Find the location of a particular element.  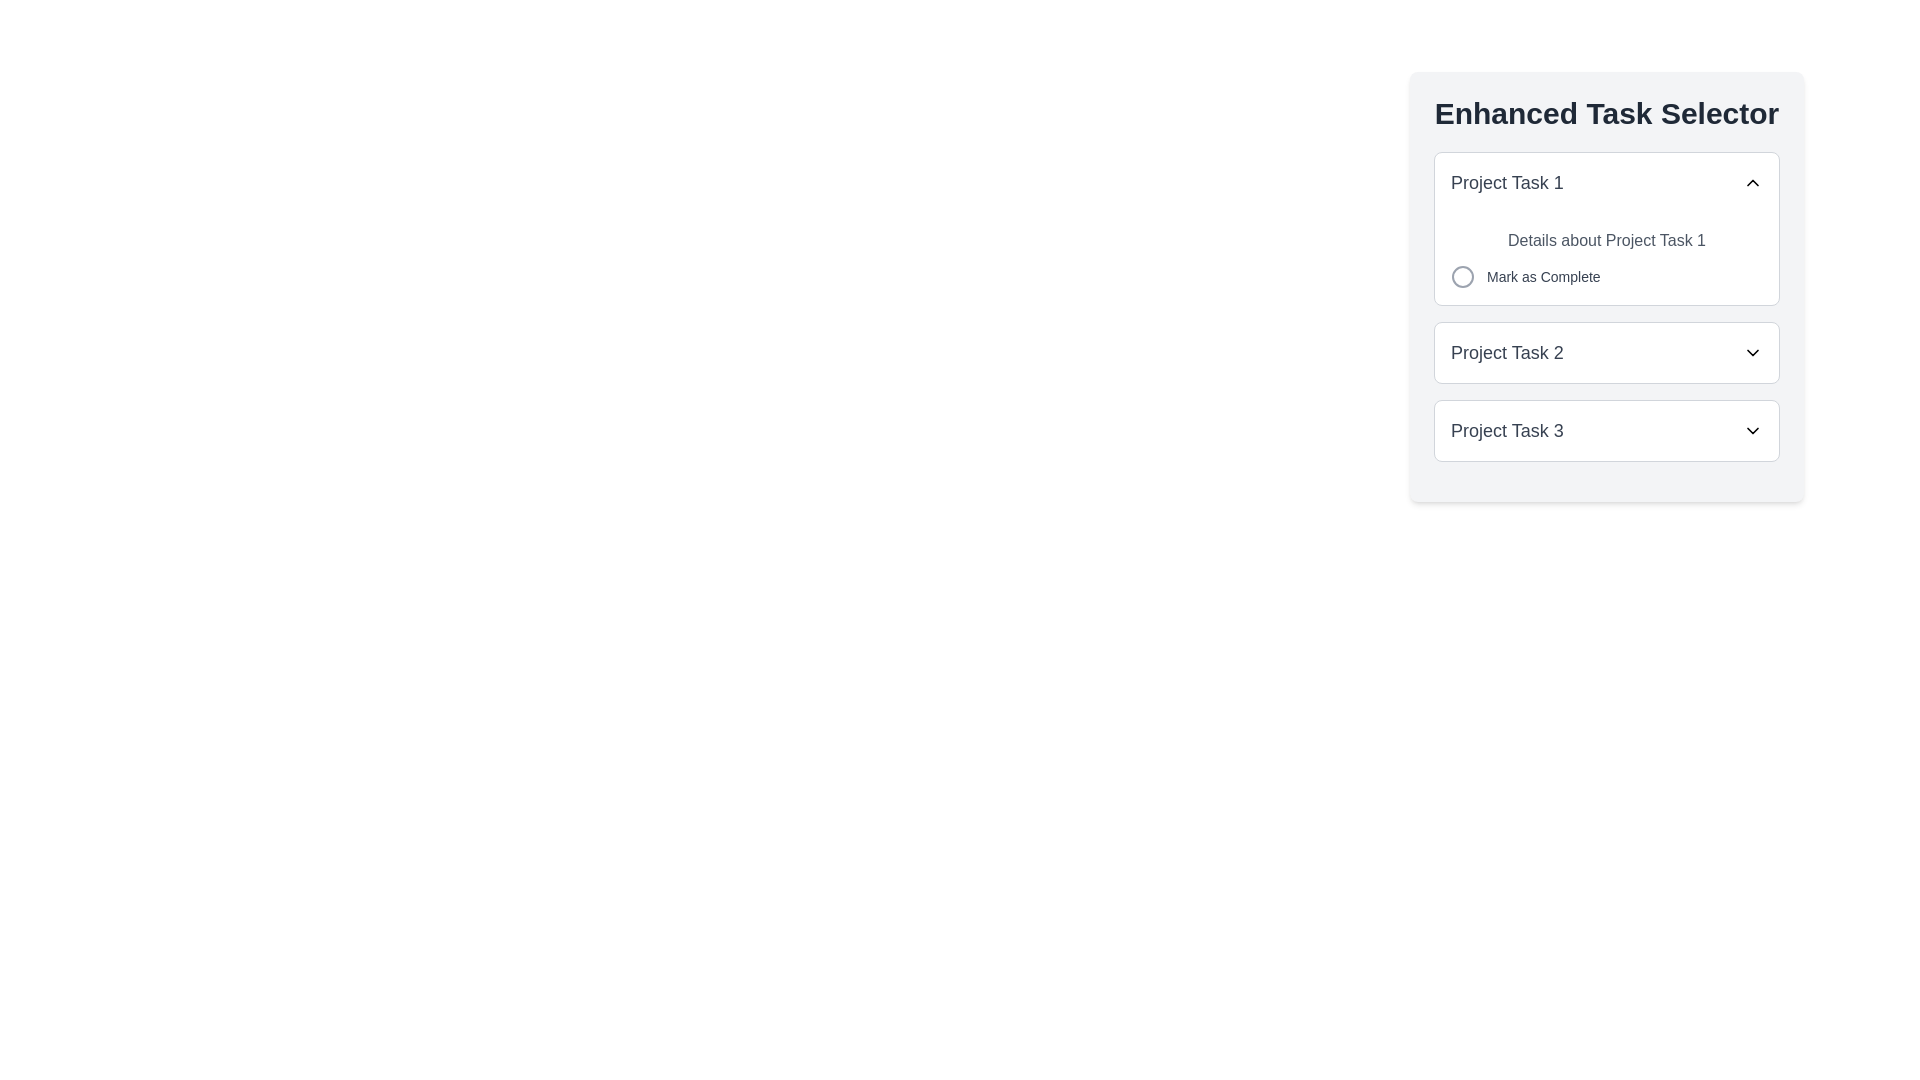

the 'Project Task 1' segment is located at coordinates (1607, 307).